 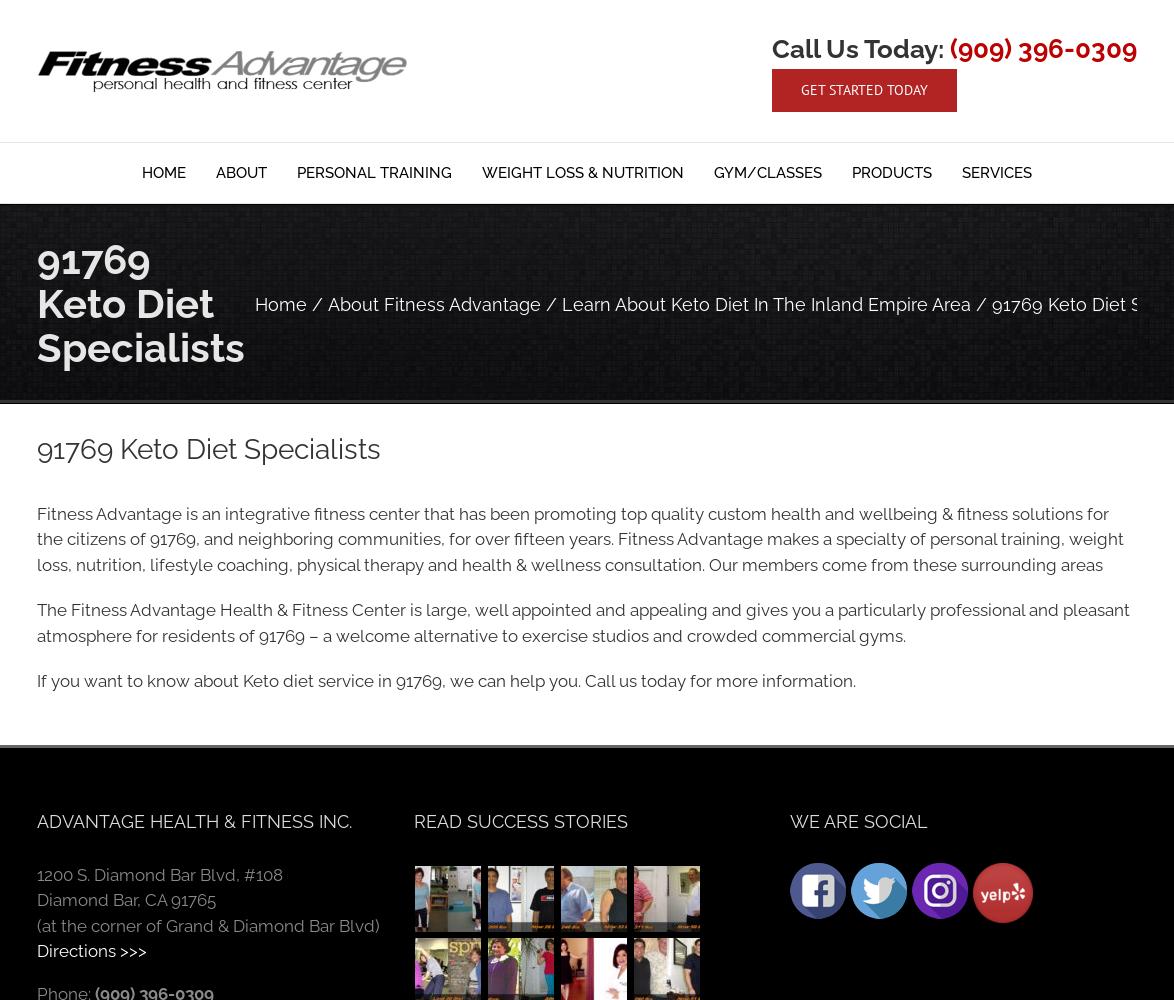 What do you see at coordinates (208, 925) in the screenshot?
I see `'(at the corner of Grand & Diamond Bar Blvd)'` at bounding box center [208, 925].